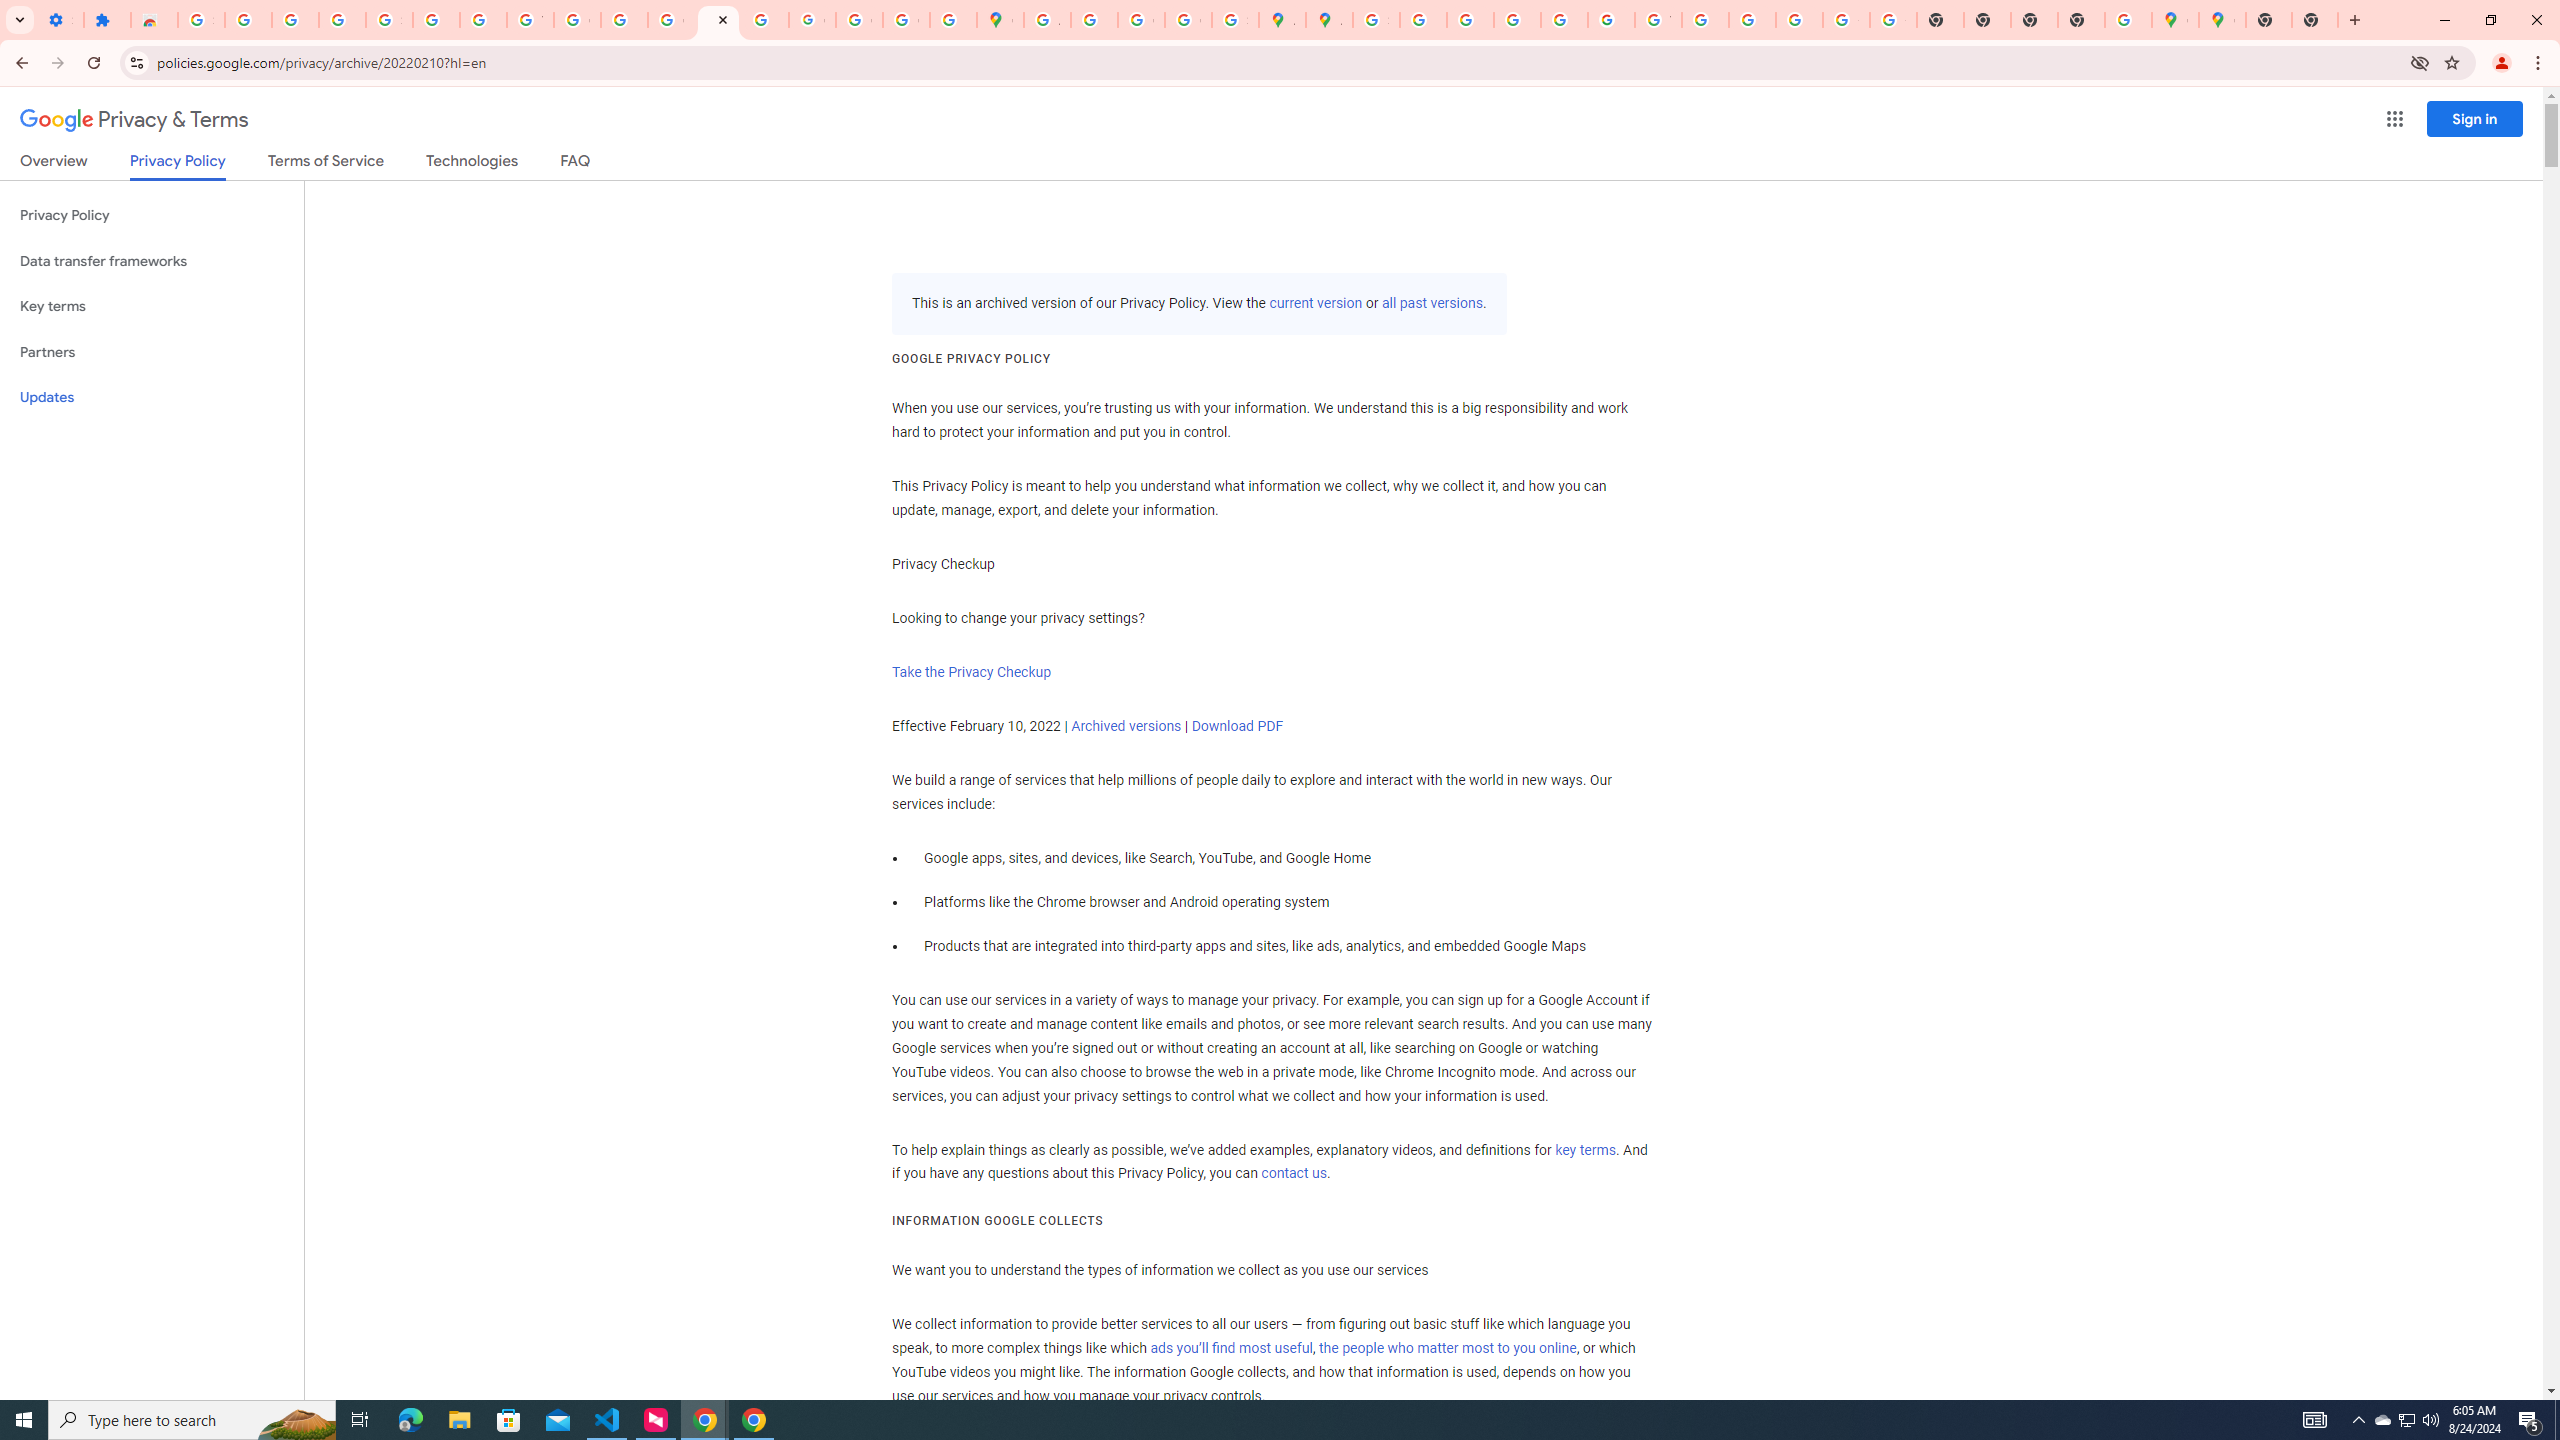 This screenshot has height=1440, width=2560. I want to click on 'New Tab', so click(2268, 19).